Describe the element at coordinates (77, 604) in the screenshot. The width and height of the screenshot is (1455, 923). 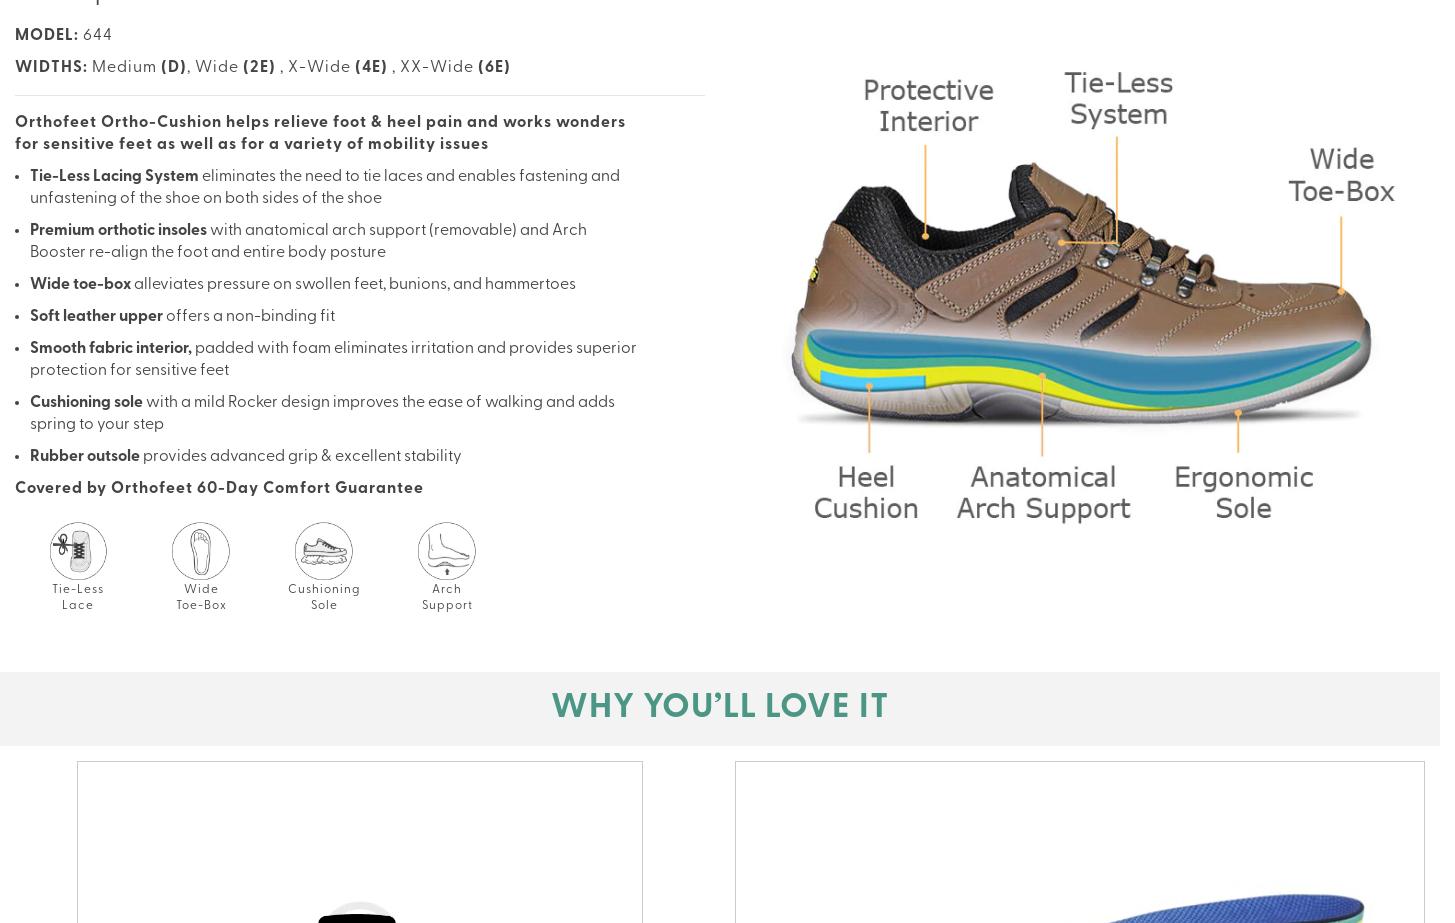
I see `'Lace'` at that location.